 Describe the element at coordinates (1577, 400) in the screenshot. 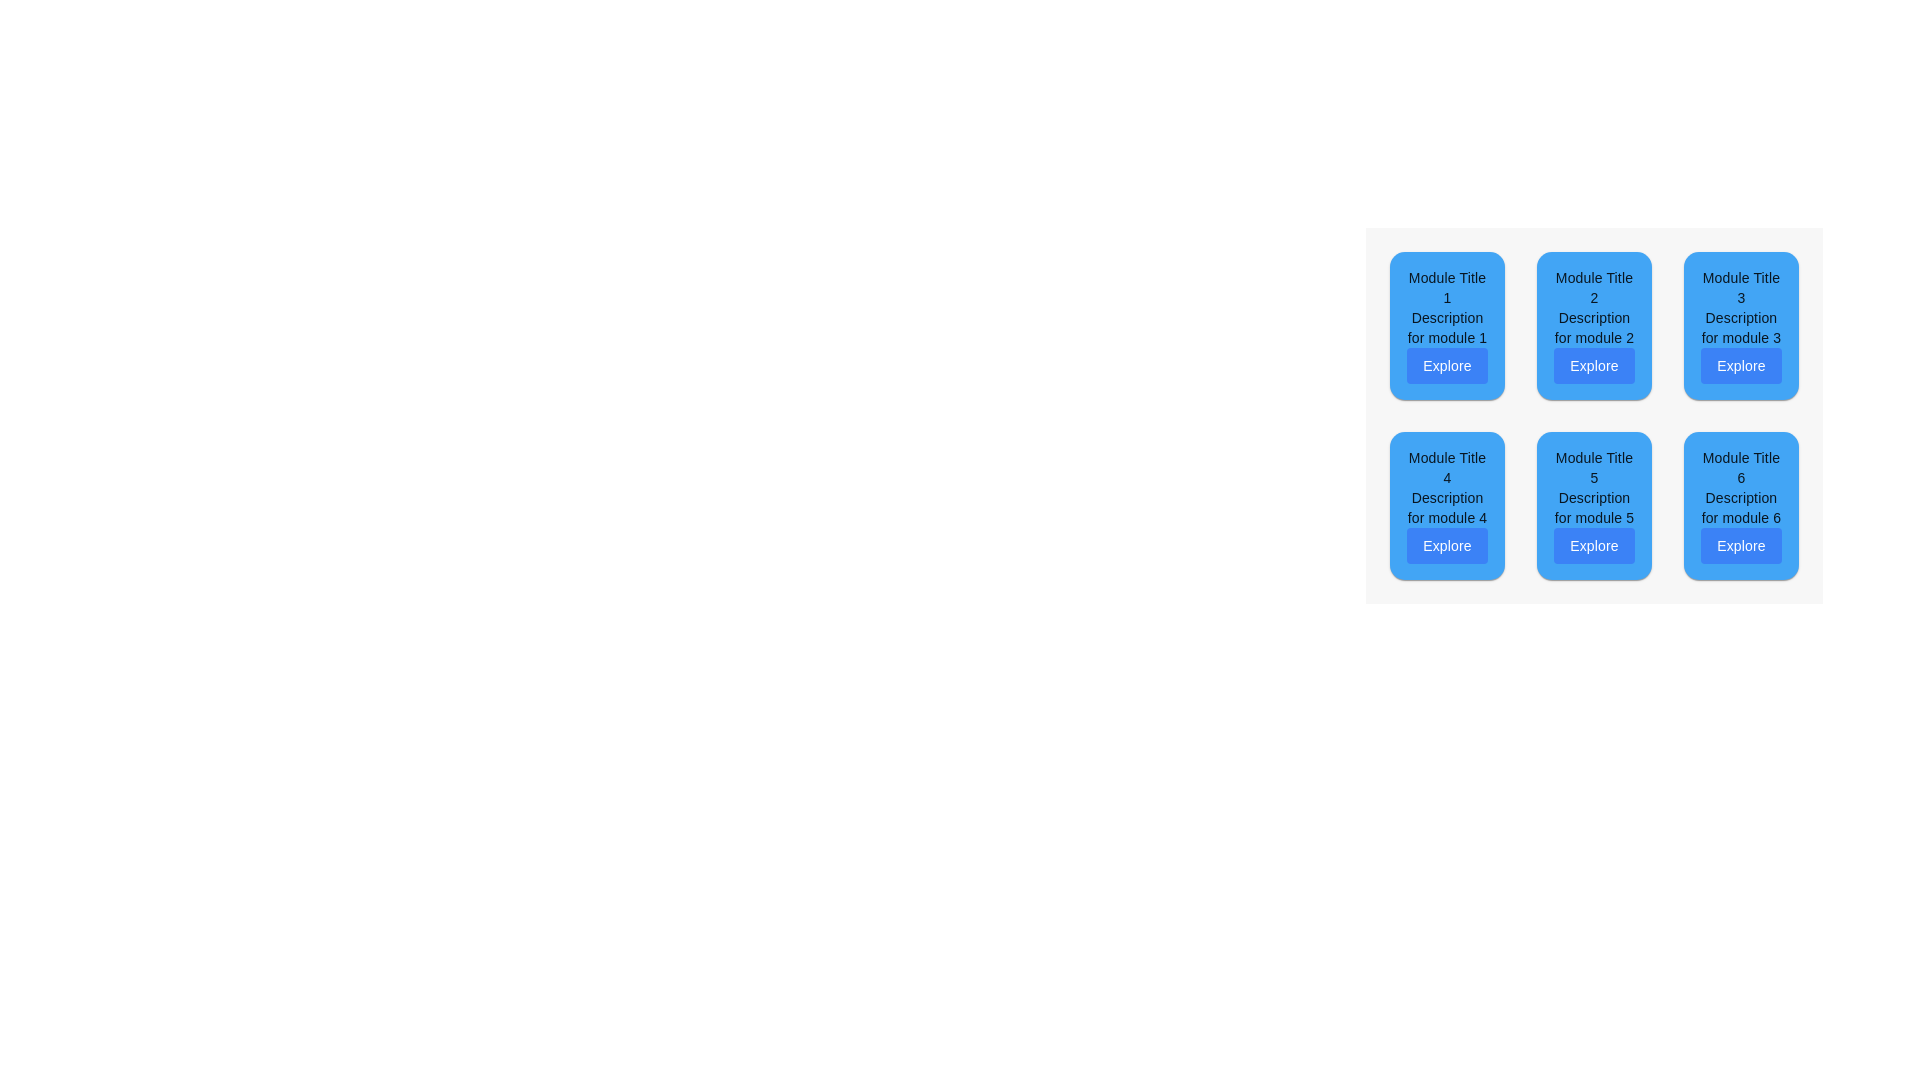

I see `the 'Explore' button inside the module box that provides information and an associated action, located centrally within the grid as the second element in the top row` at that location.